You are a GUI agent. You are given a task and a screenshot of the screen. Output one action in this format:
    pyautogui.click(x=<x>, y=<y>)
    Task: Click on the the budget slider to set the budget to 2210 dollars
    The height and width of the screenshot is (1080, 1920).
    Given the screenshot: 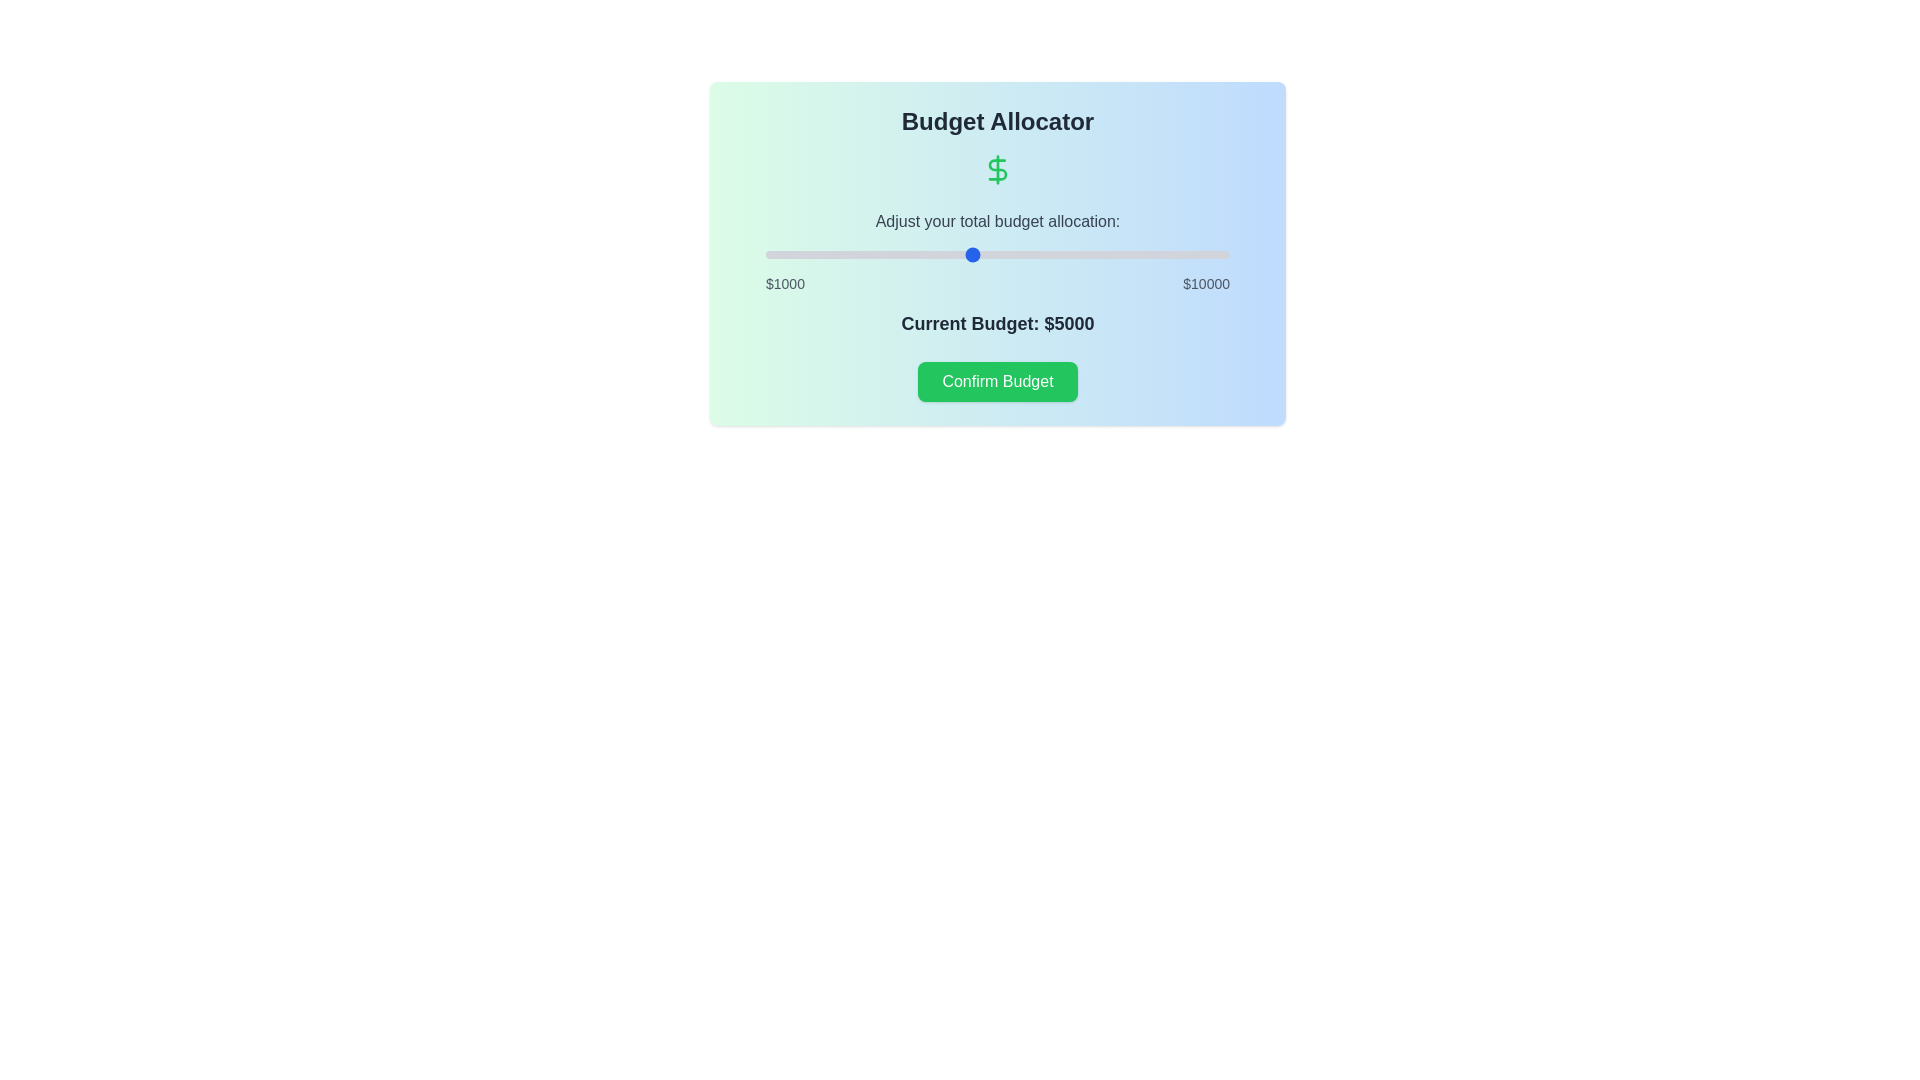 What is the action you would take?
    pyautogui.click(x=828, y=253)
    